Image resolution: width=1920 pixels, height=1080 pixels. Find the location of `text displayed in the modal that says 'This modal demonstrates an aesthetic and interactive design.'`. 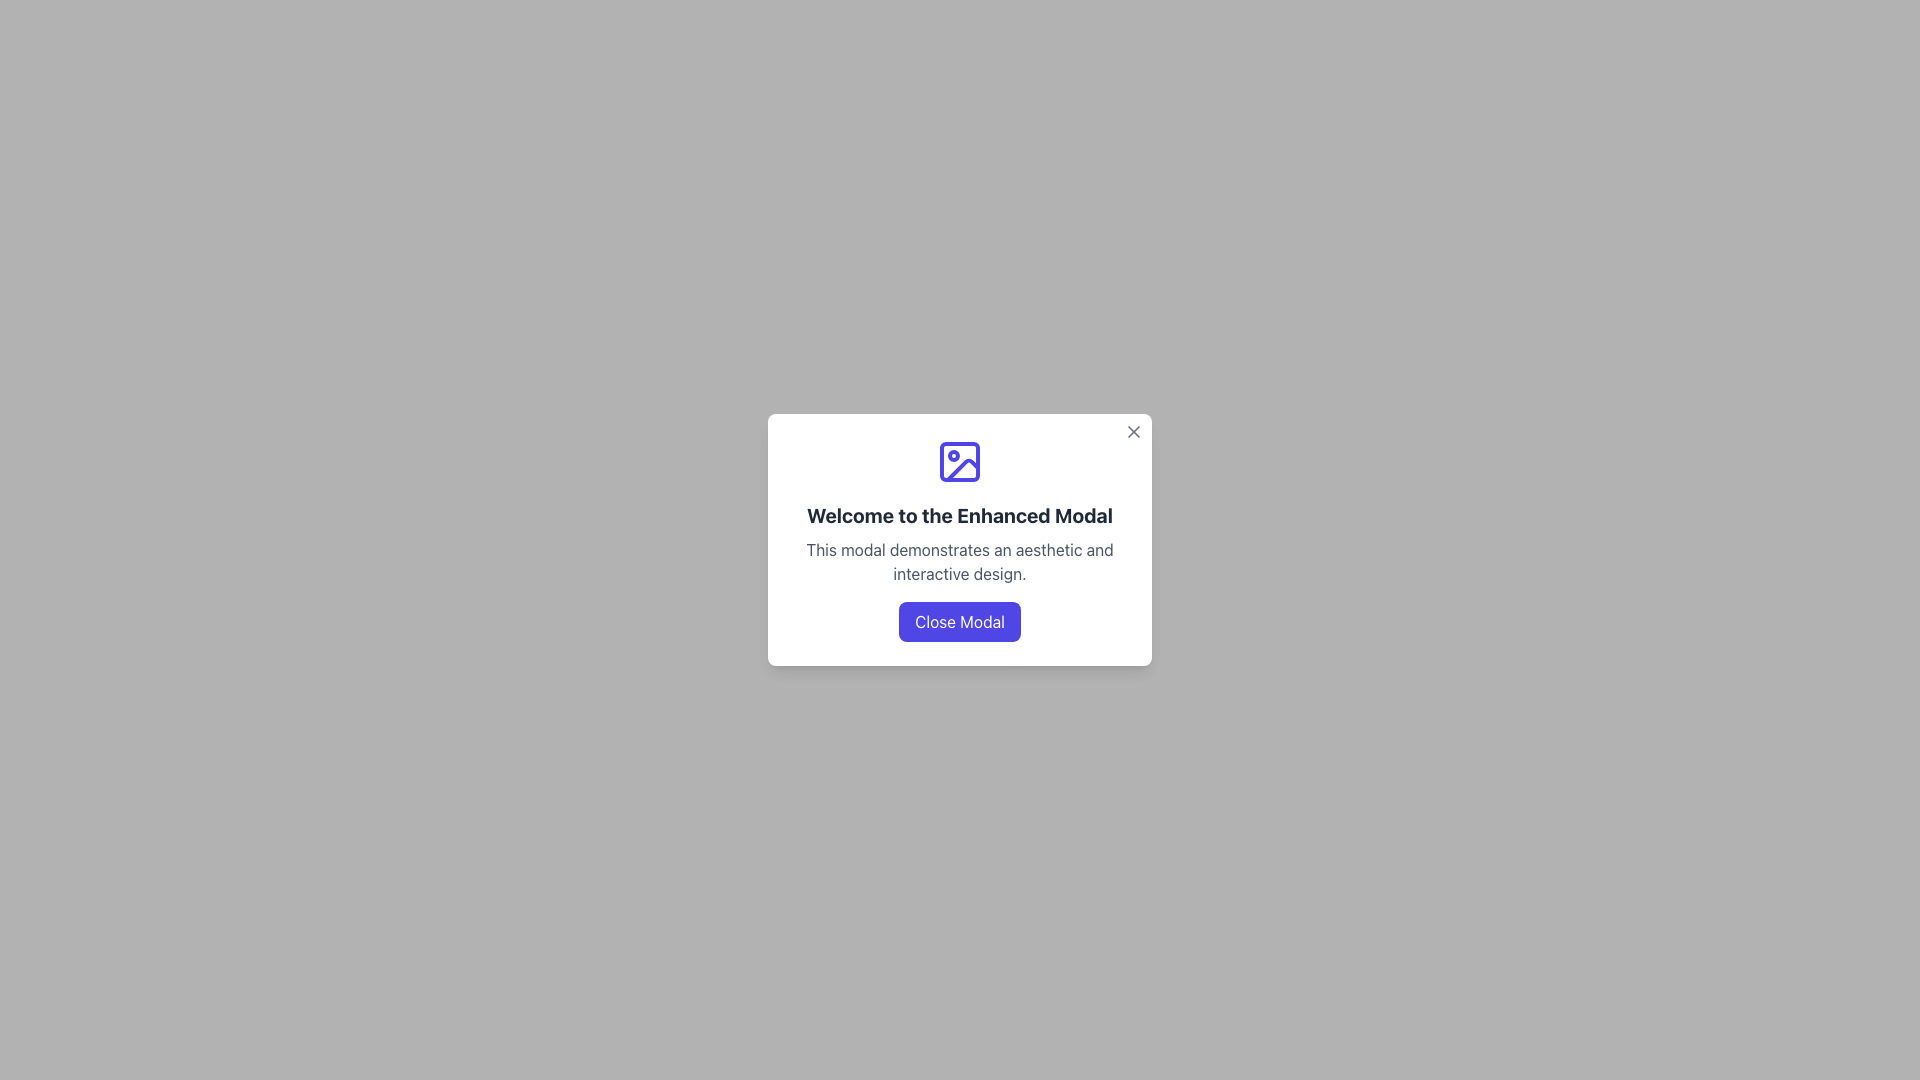

text displayed in the modal that says 'This modal demonstrates an aesthetic and interactive design.' is located at coordinates (960, 562).